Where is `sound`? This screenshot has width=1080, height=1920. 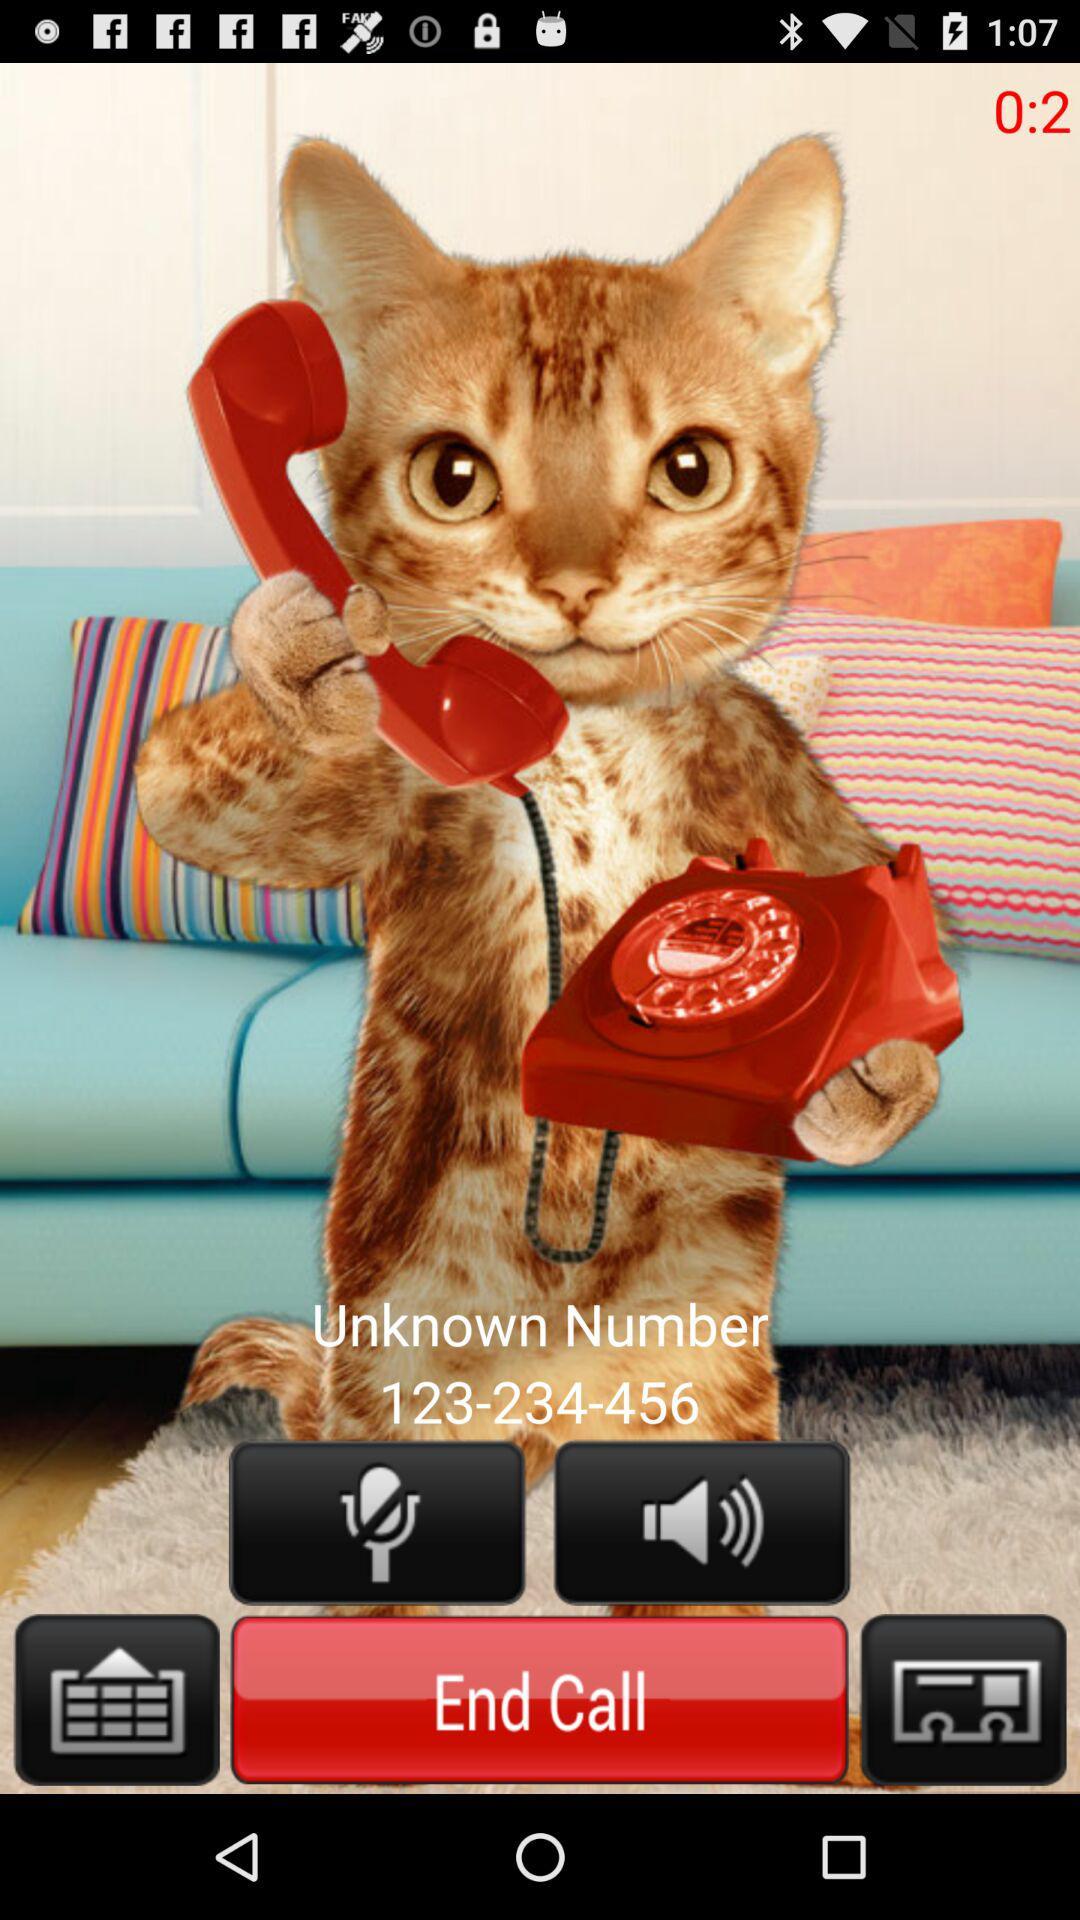
sound is located at coordinates (701, 1521).